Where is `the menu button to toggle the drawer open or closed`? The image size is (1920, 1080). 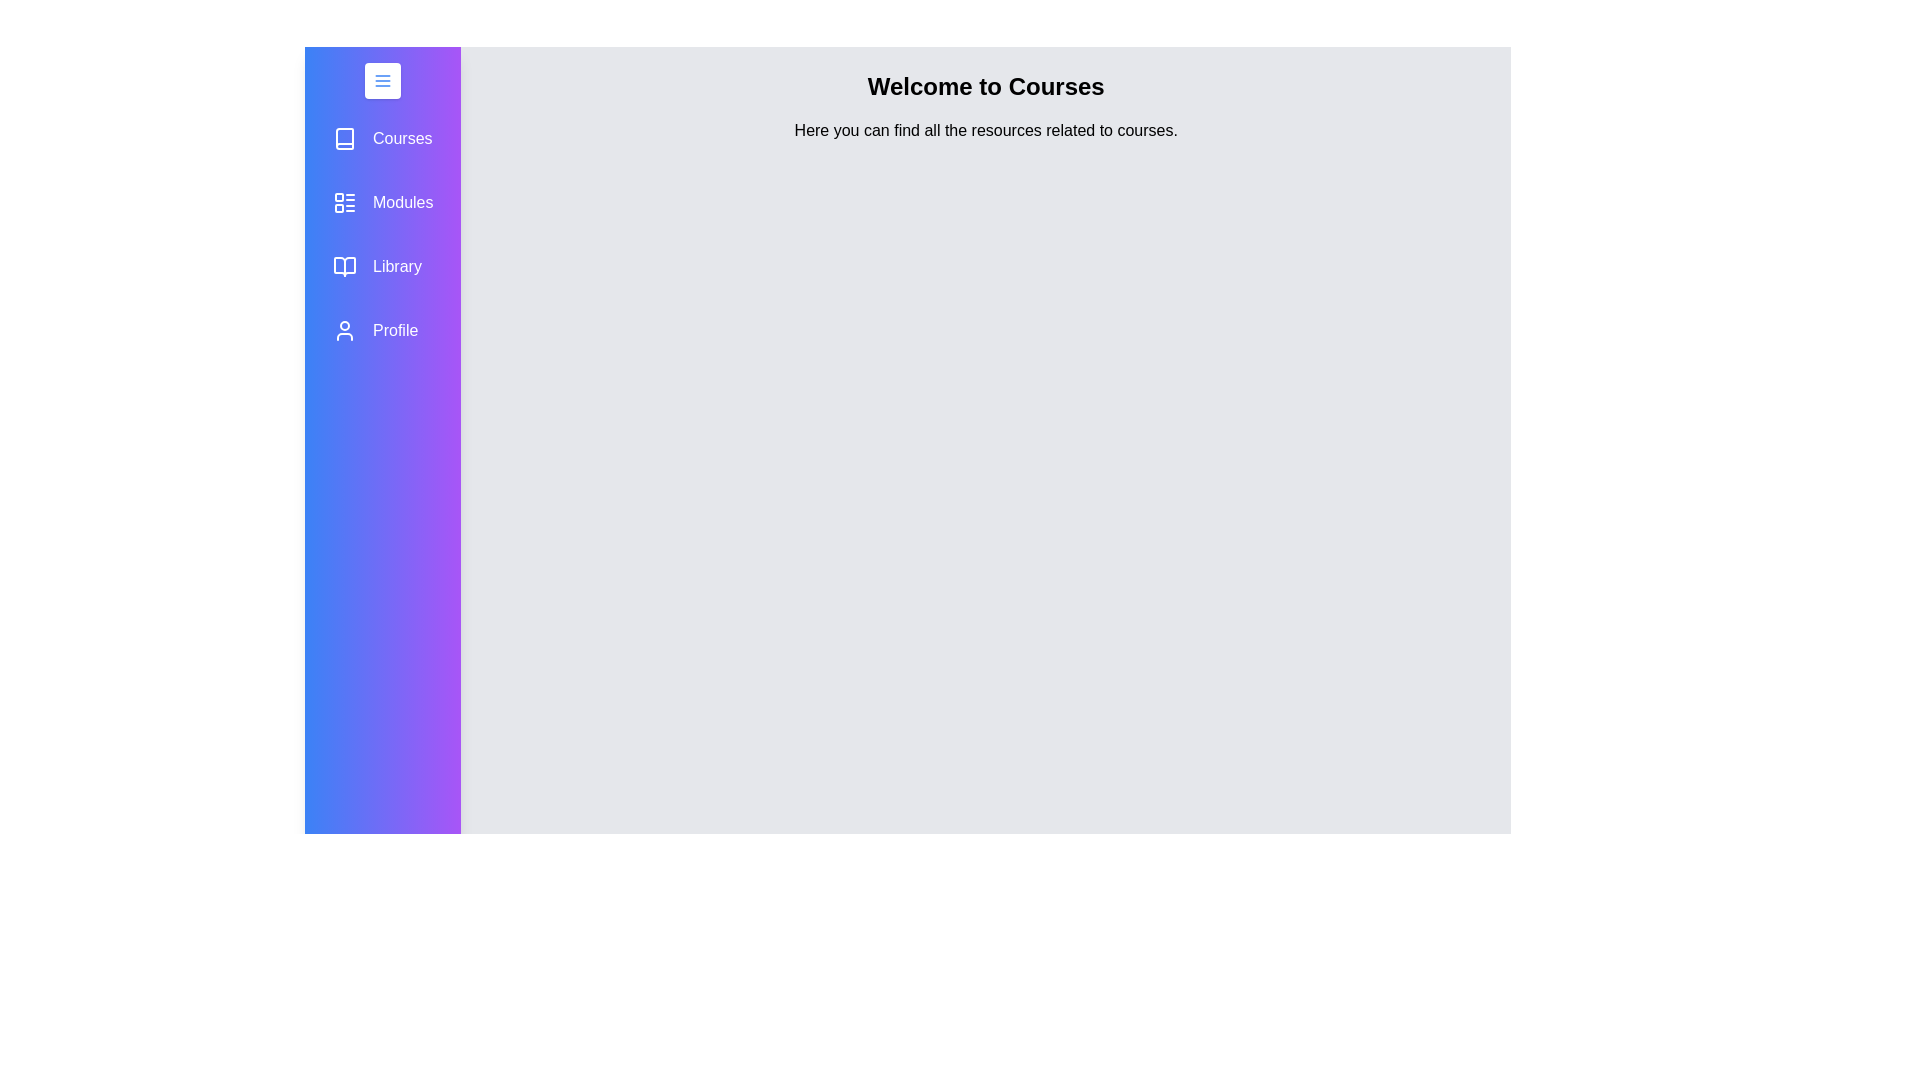
the menu button to toggle the drawer open or closed is located at coordinates (383, 80).